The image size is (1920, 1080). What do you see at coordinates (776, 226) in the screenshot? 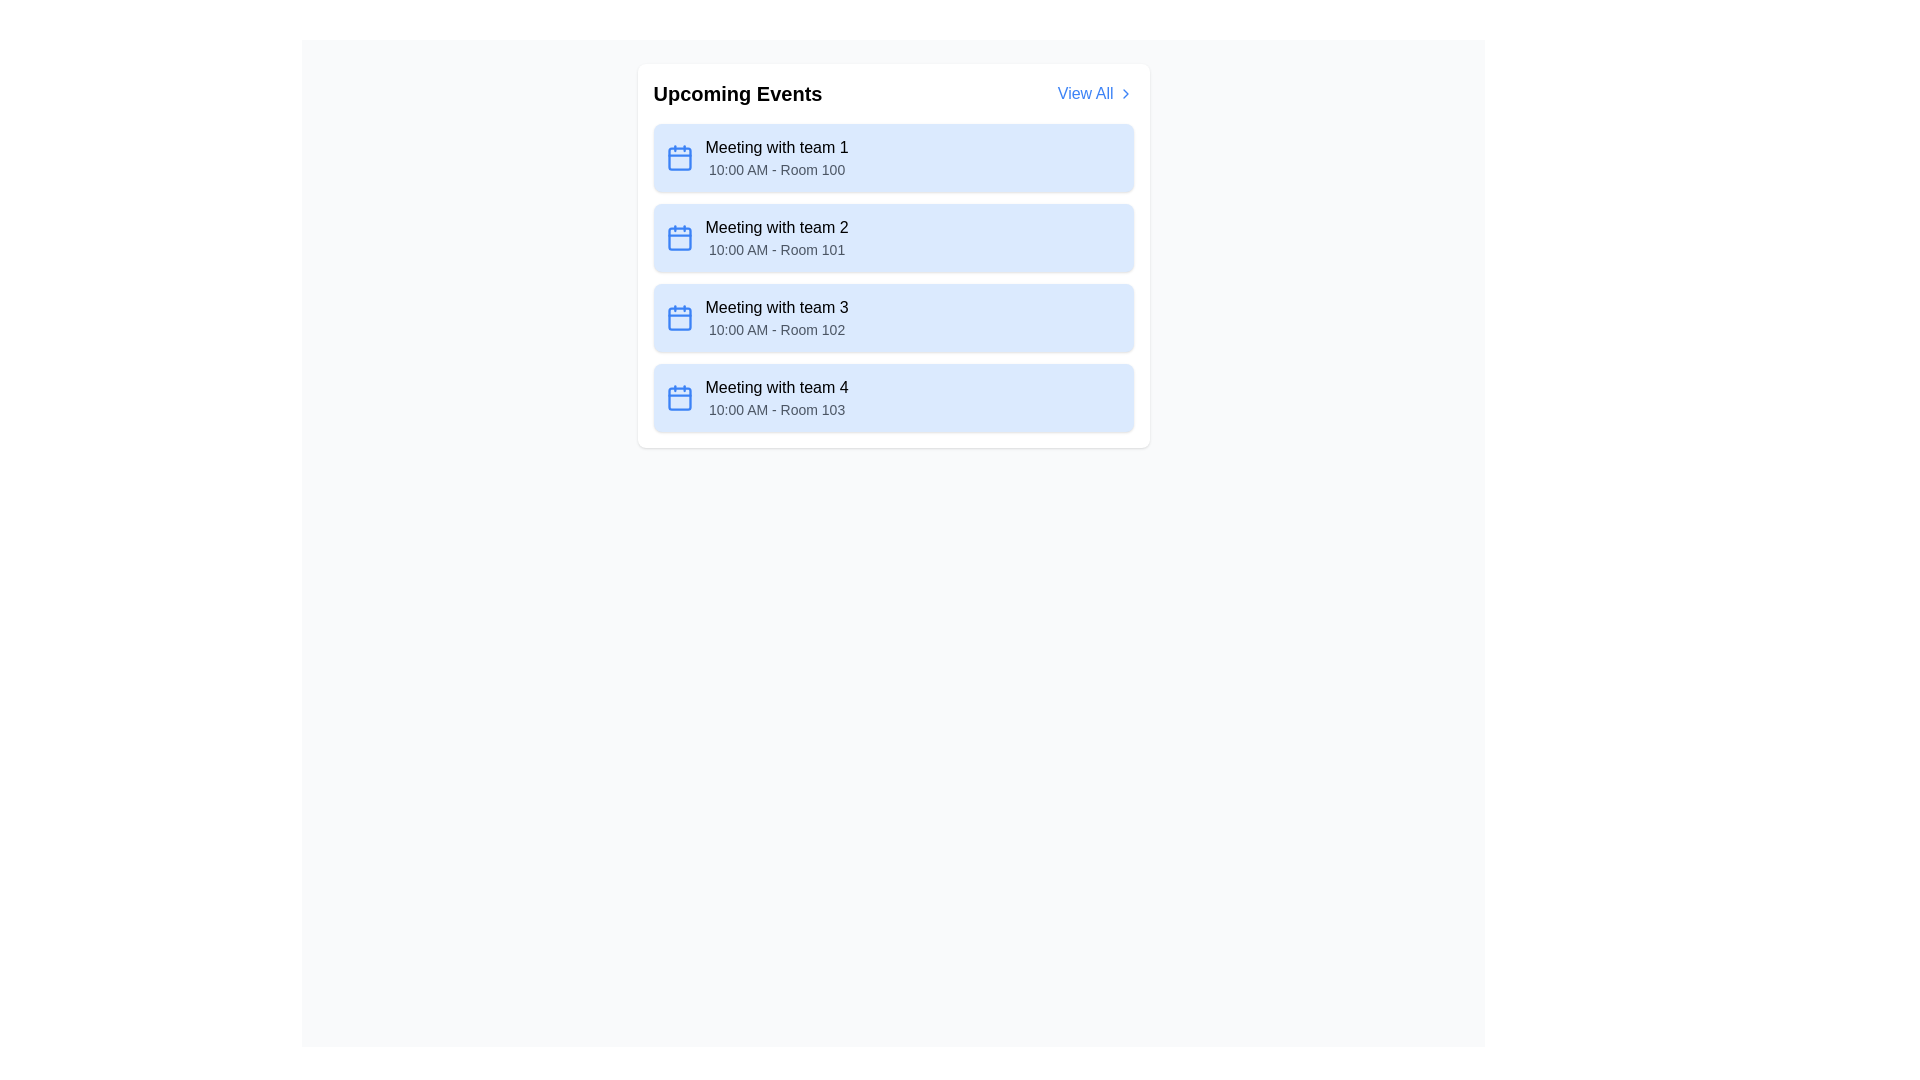
I see `the static text label displaying 'Meeting with team 2', which is located in the top half of the blue background event card under 'Upcoming Events'` at bounding box center [776, 226].